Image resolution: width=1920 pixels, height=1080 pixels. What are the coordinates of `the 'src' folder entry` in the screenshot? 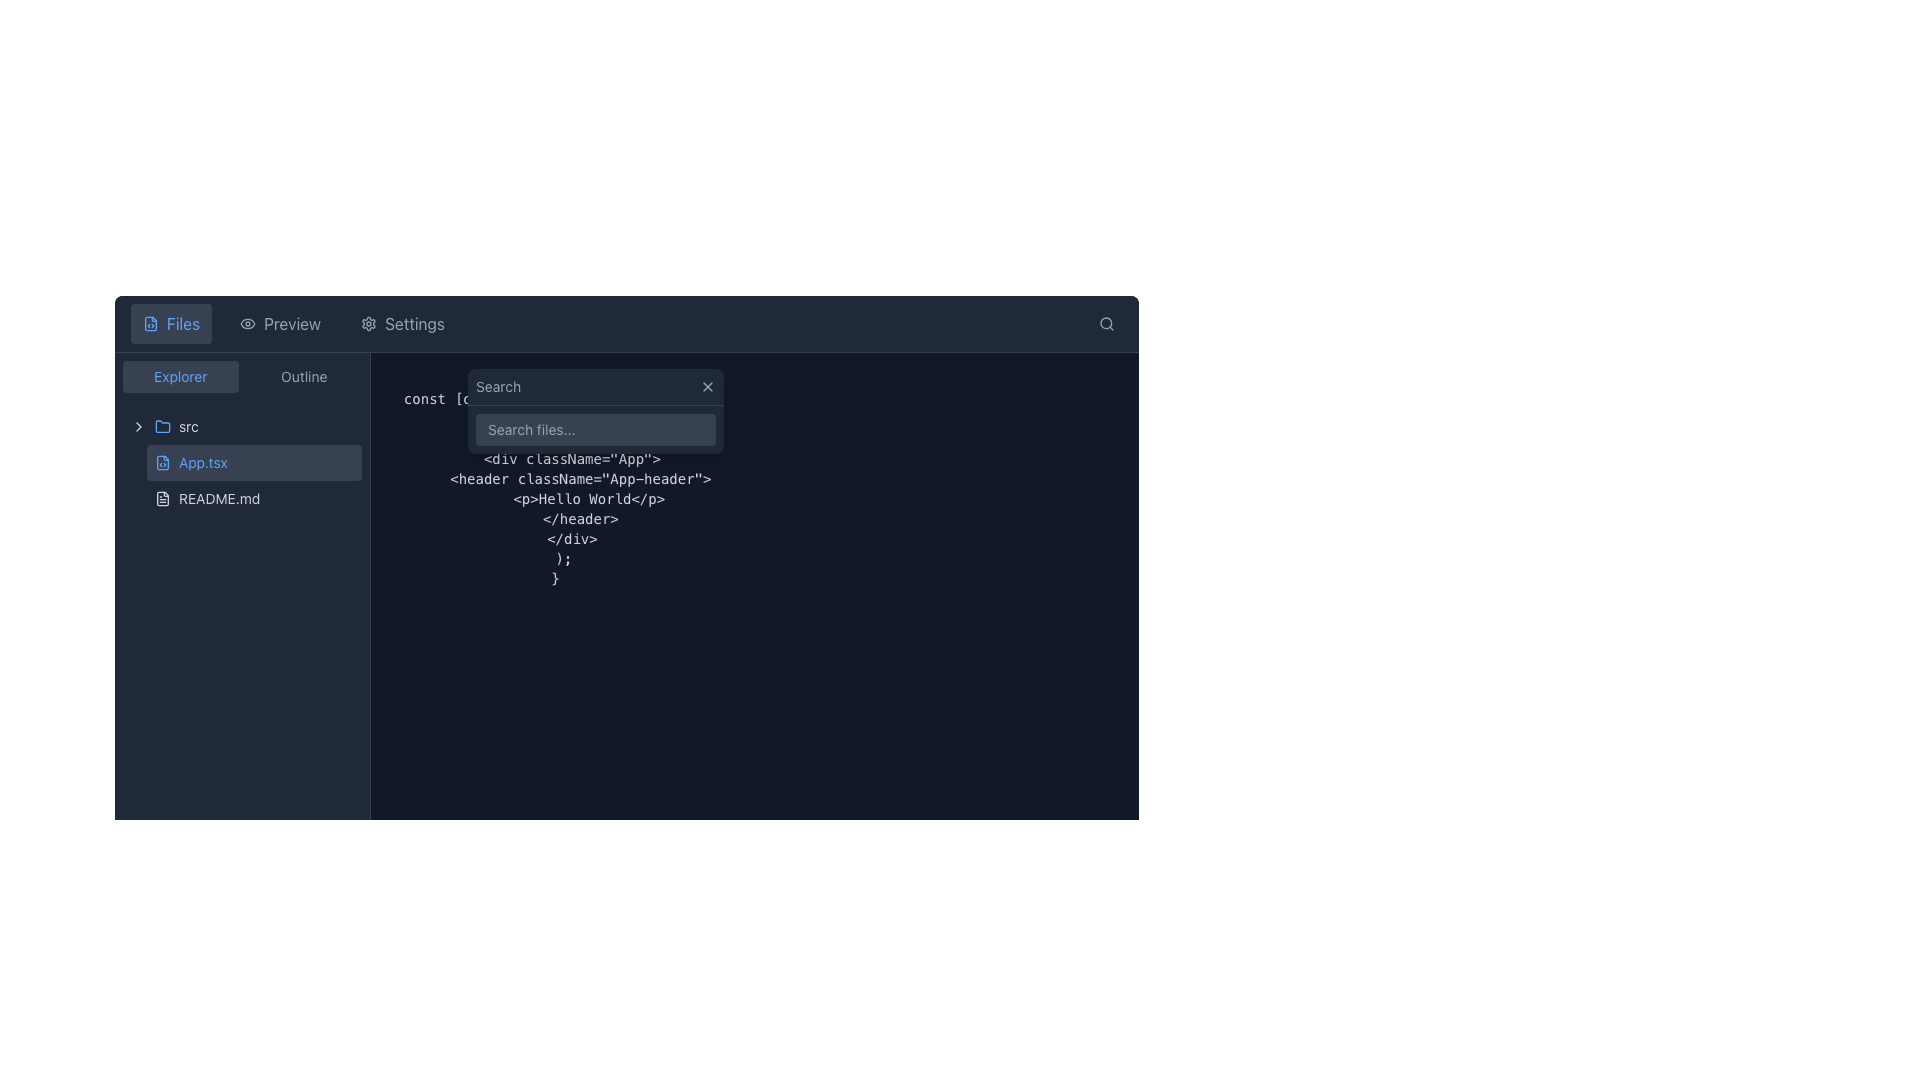 It's located at (241, 426).